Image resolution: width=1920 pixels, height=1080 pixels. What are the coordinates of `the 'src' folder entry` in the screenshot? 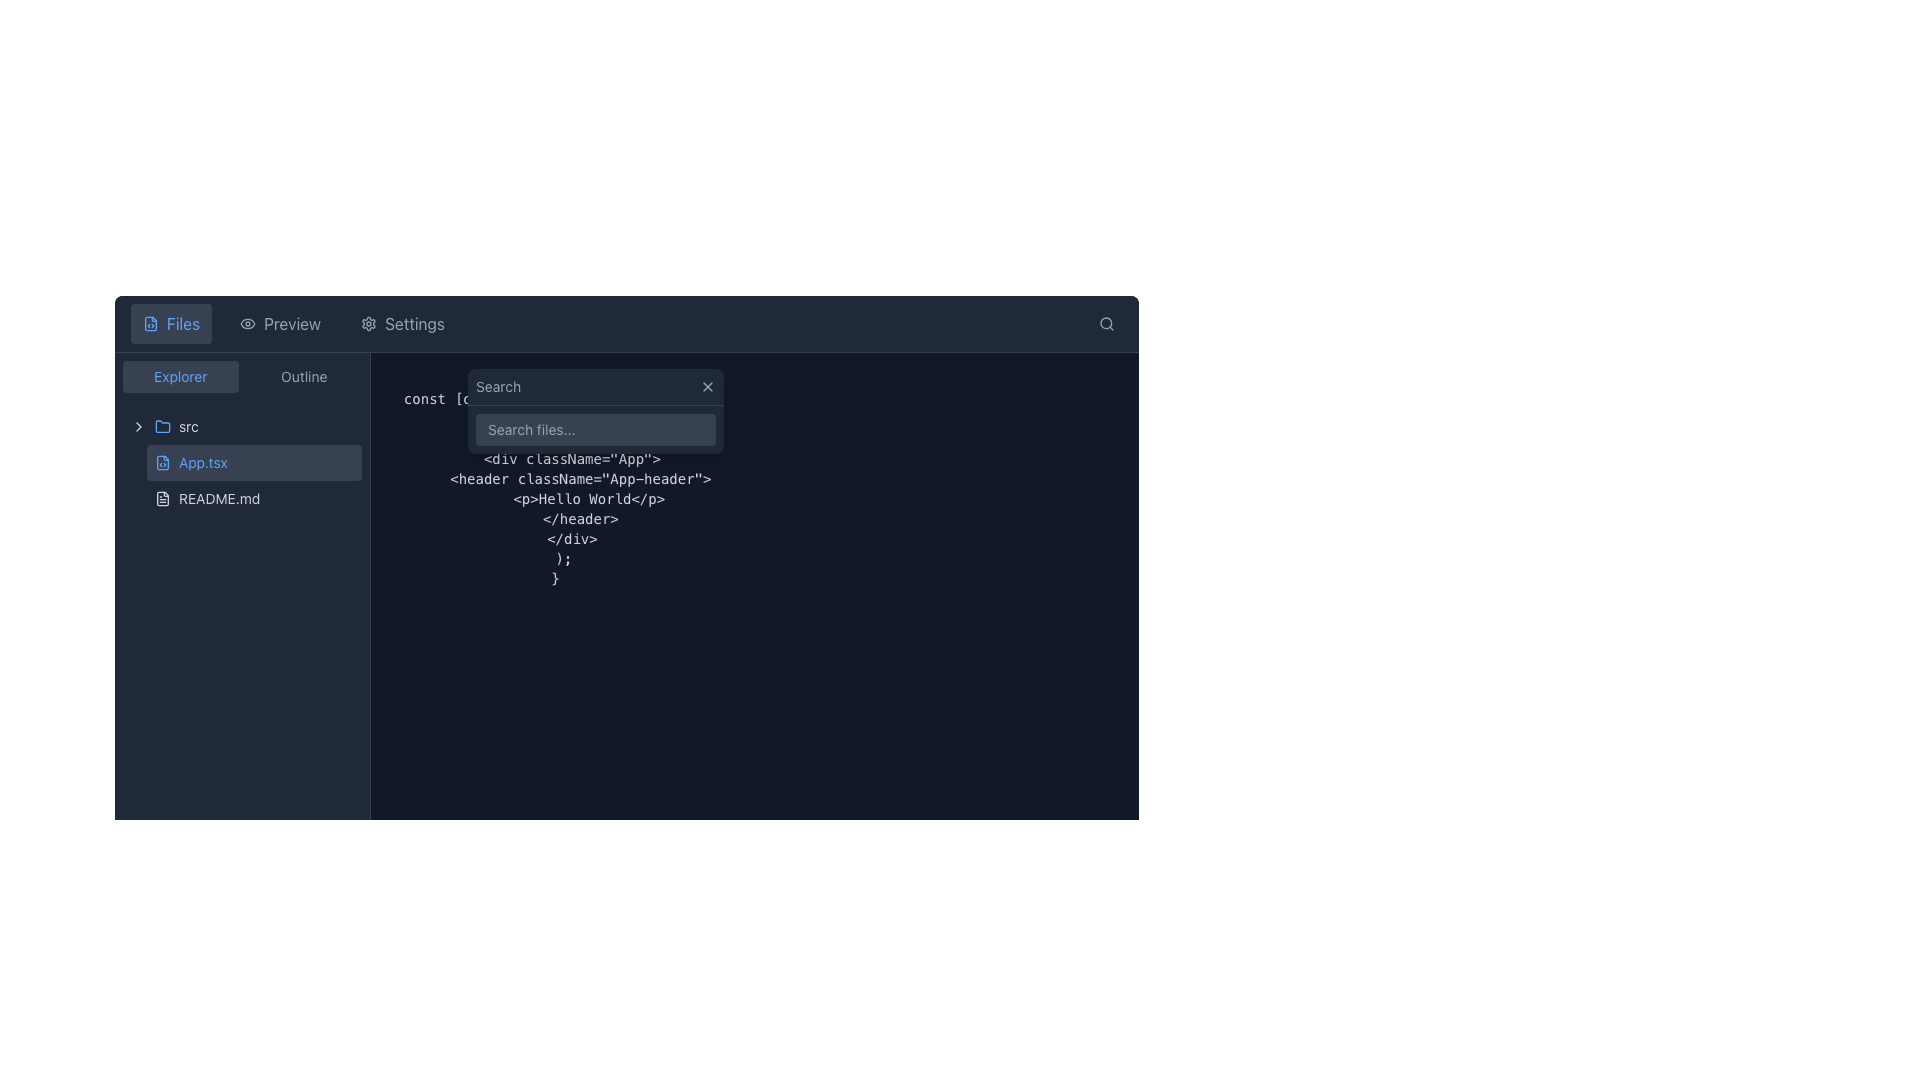 It's located at (241, 426).